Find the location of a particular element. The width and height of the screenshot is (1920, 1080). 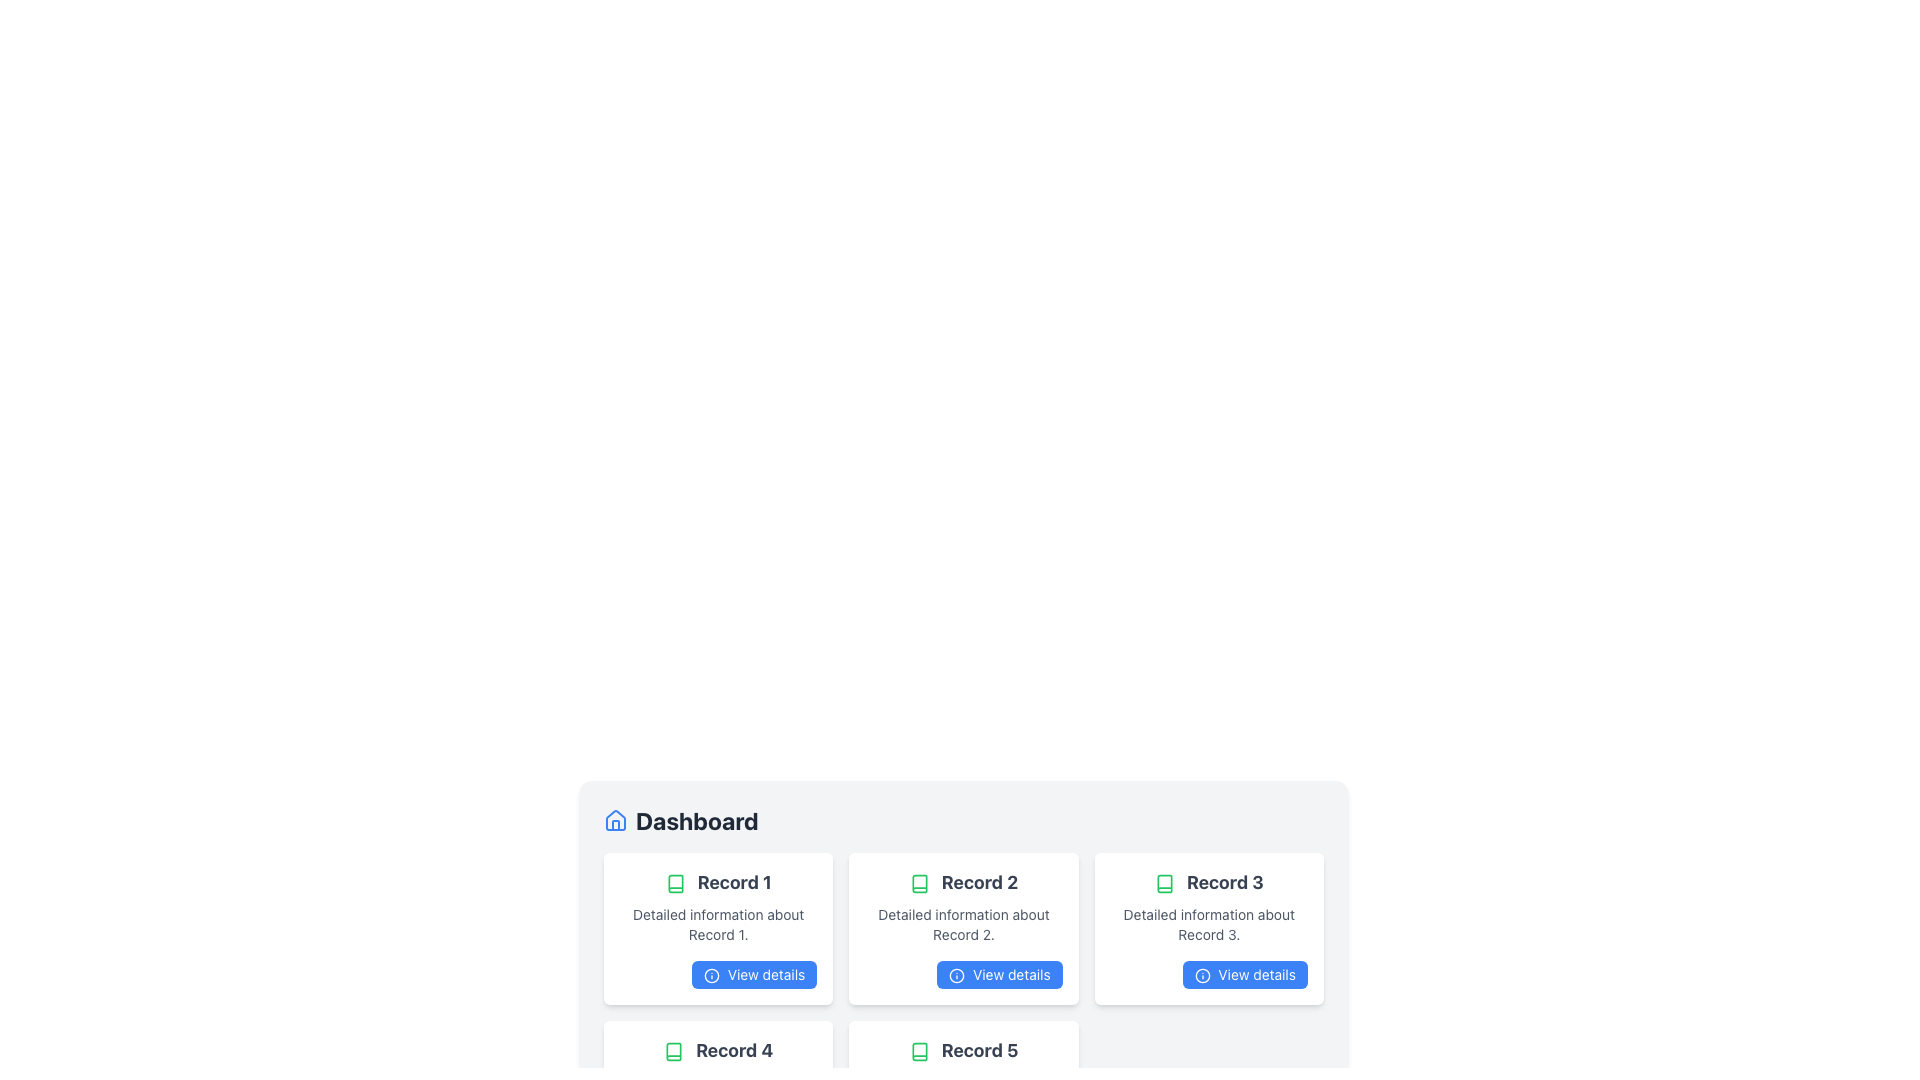

the 'View details' button for the first record labeled 'Record 1' located in the bottom part of the record card is located at coordinates (753, 974).